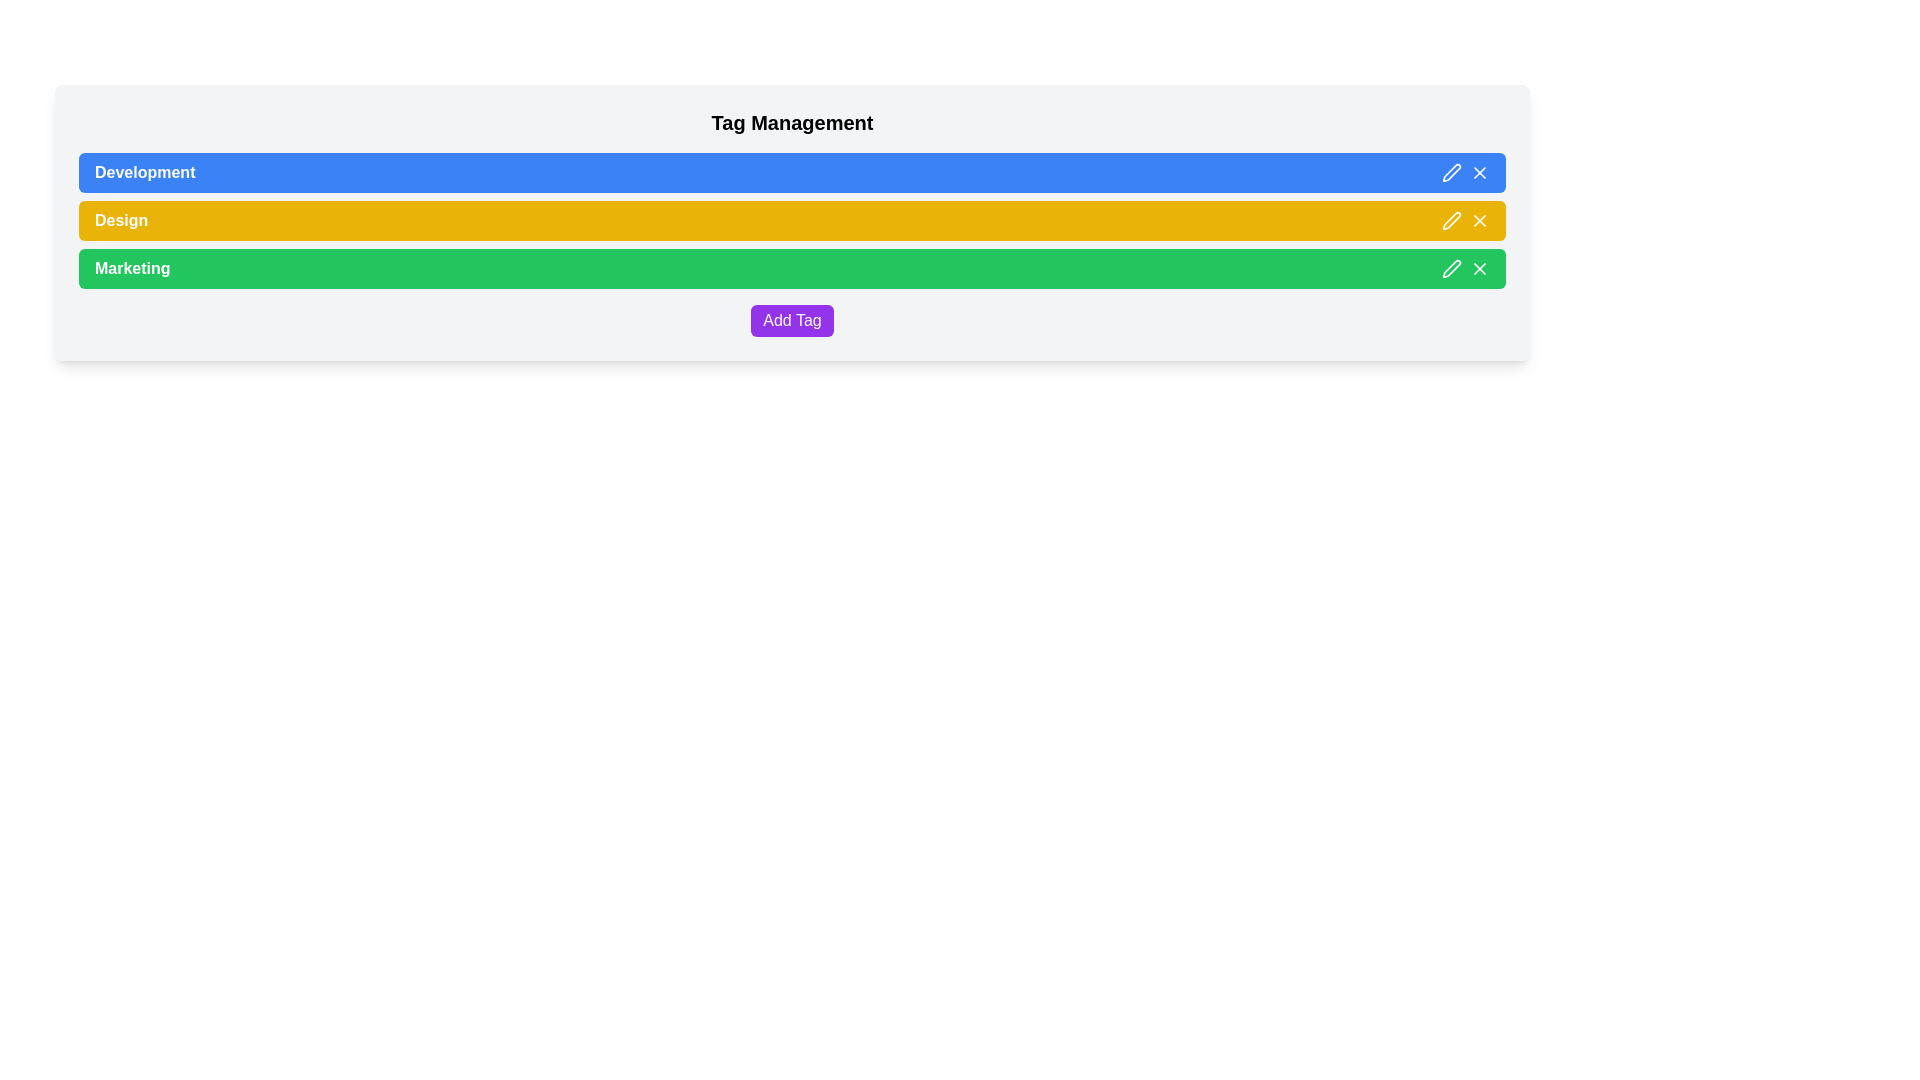 This screenshot has height=1080, width=1920. What do you see at coordinates (1479, 172) in the screenshot?
I see `the cancel button located at the top right corner of the blue list item labeled 'Development'` at bounding box center [1479, 172].